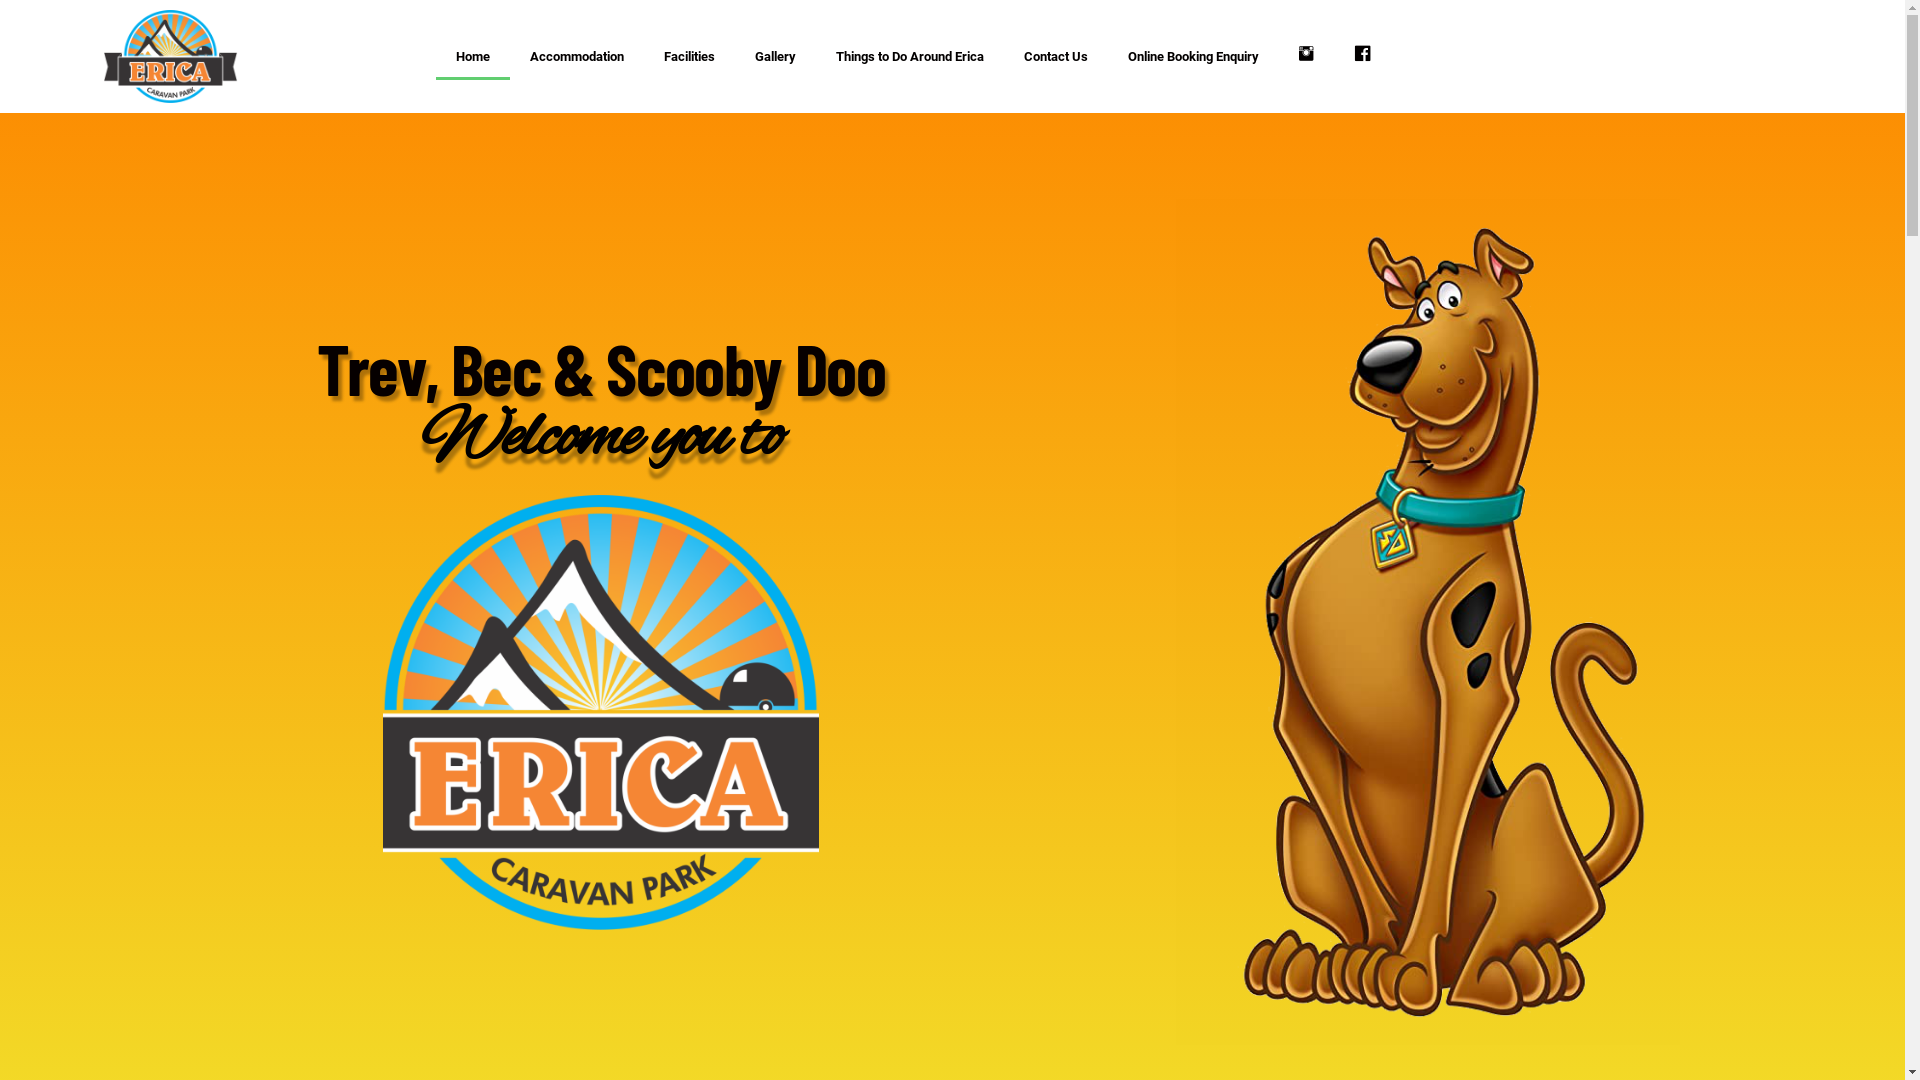 Image resolution: width=1920 pixels, height=1080 pixels. I want to click on 'Contact Us', so click(1055, 56).